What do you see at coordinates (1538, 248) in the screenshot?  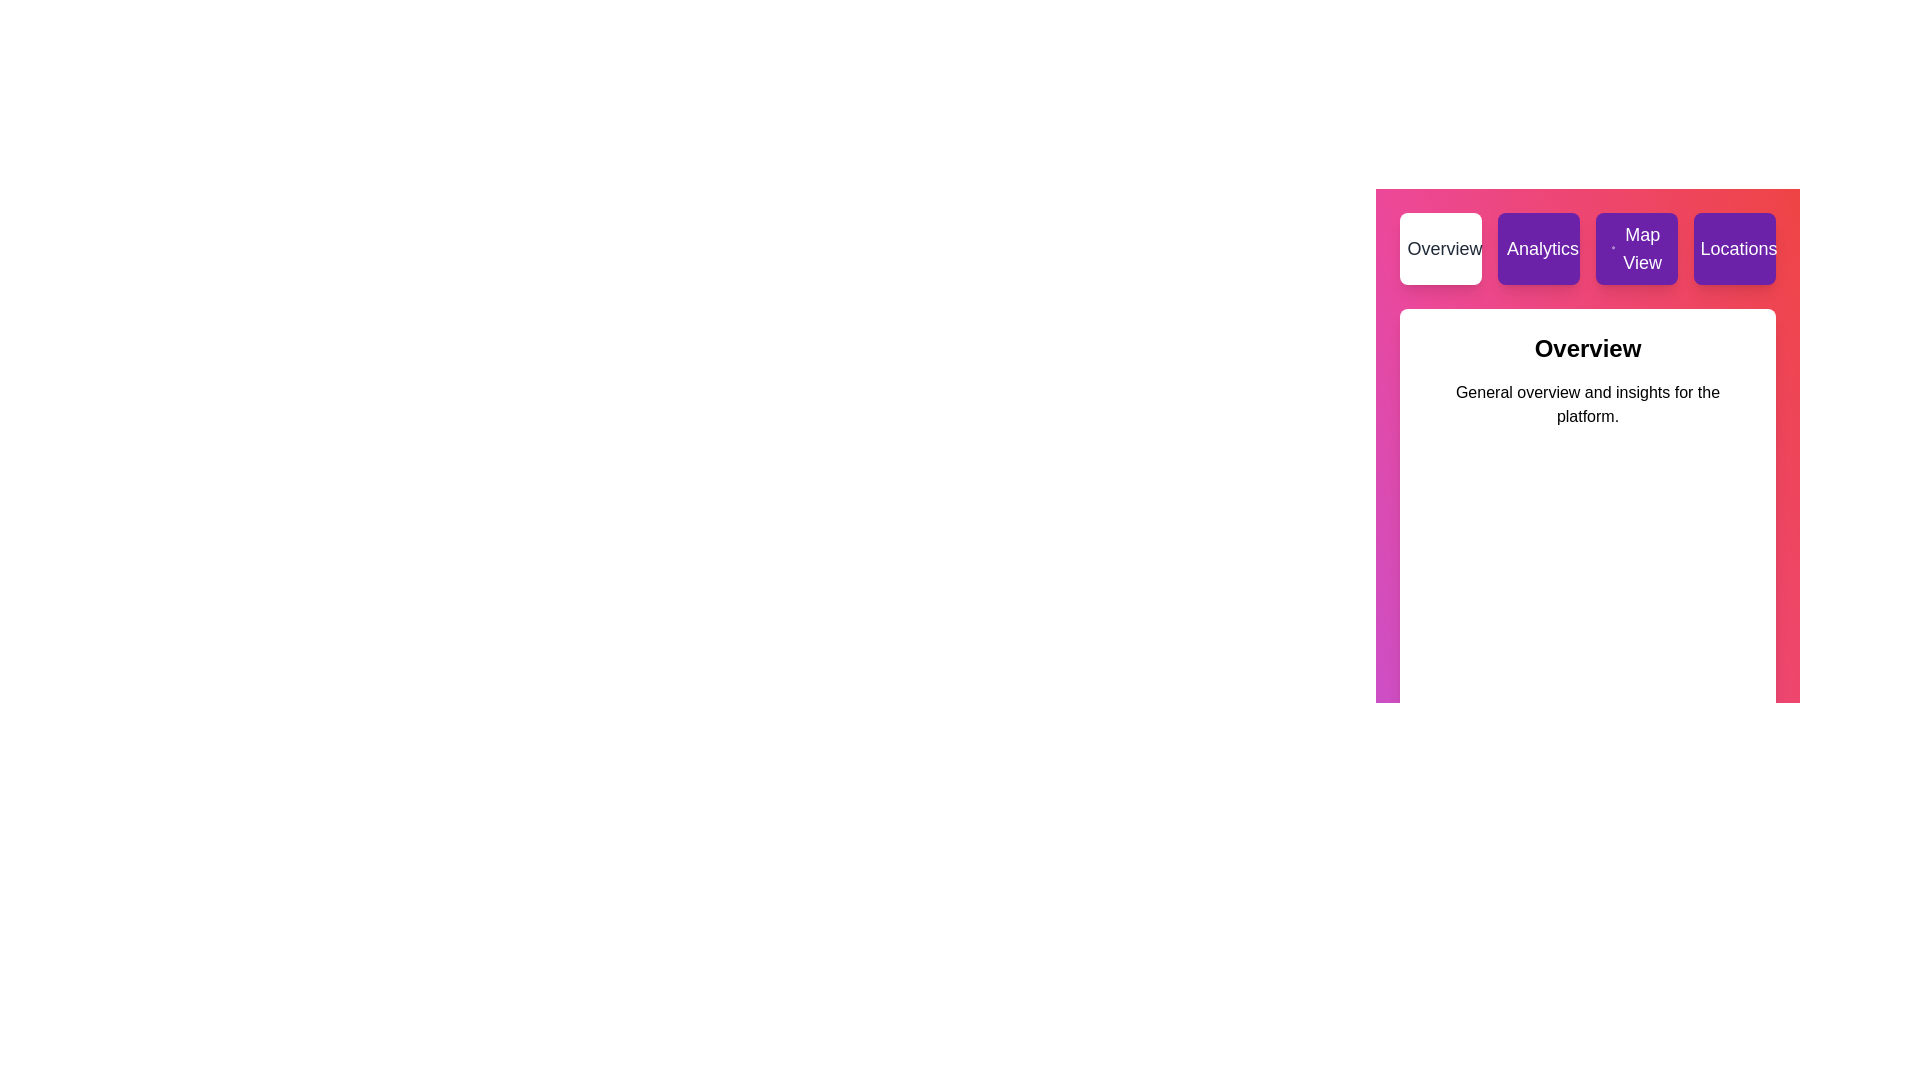 I see `the 'Analytics' button, which is a rectangular button with rounded corners, purple background, and white bold text` at bounding box center [1538, 248].